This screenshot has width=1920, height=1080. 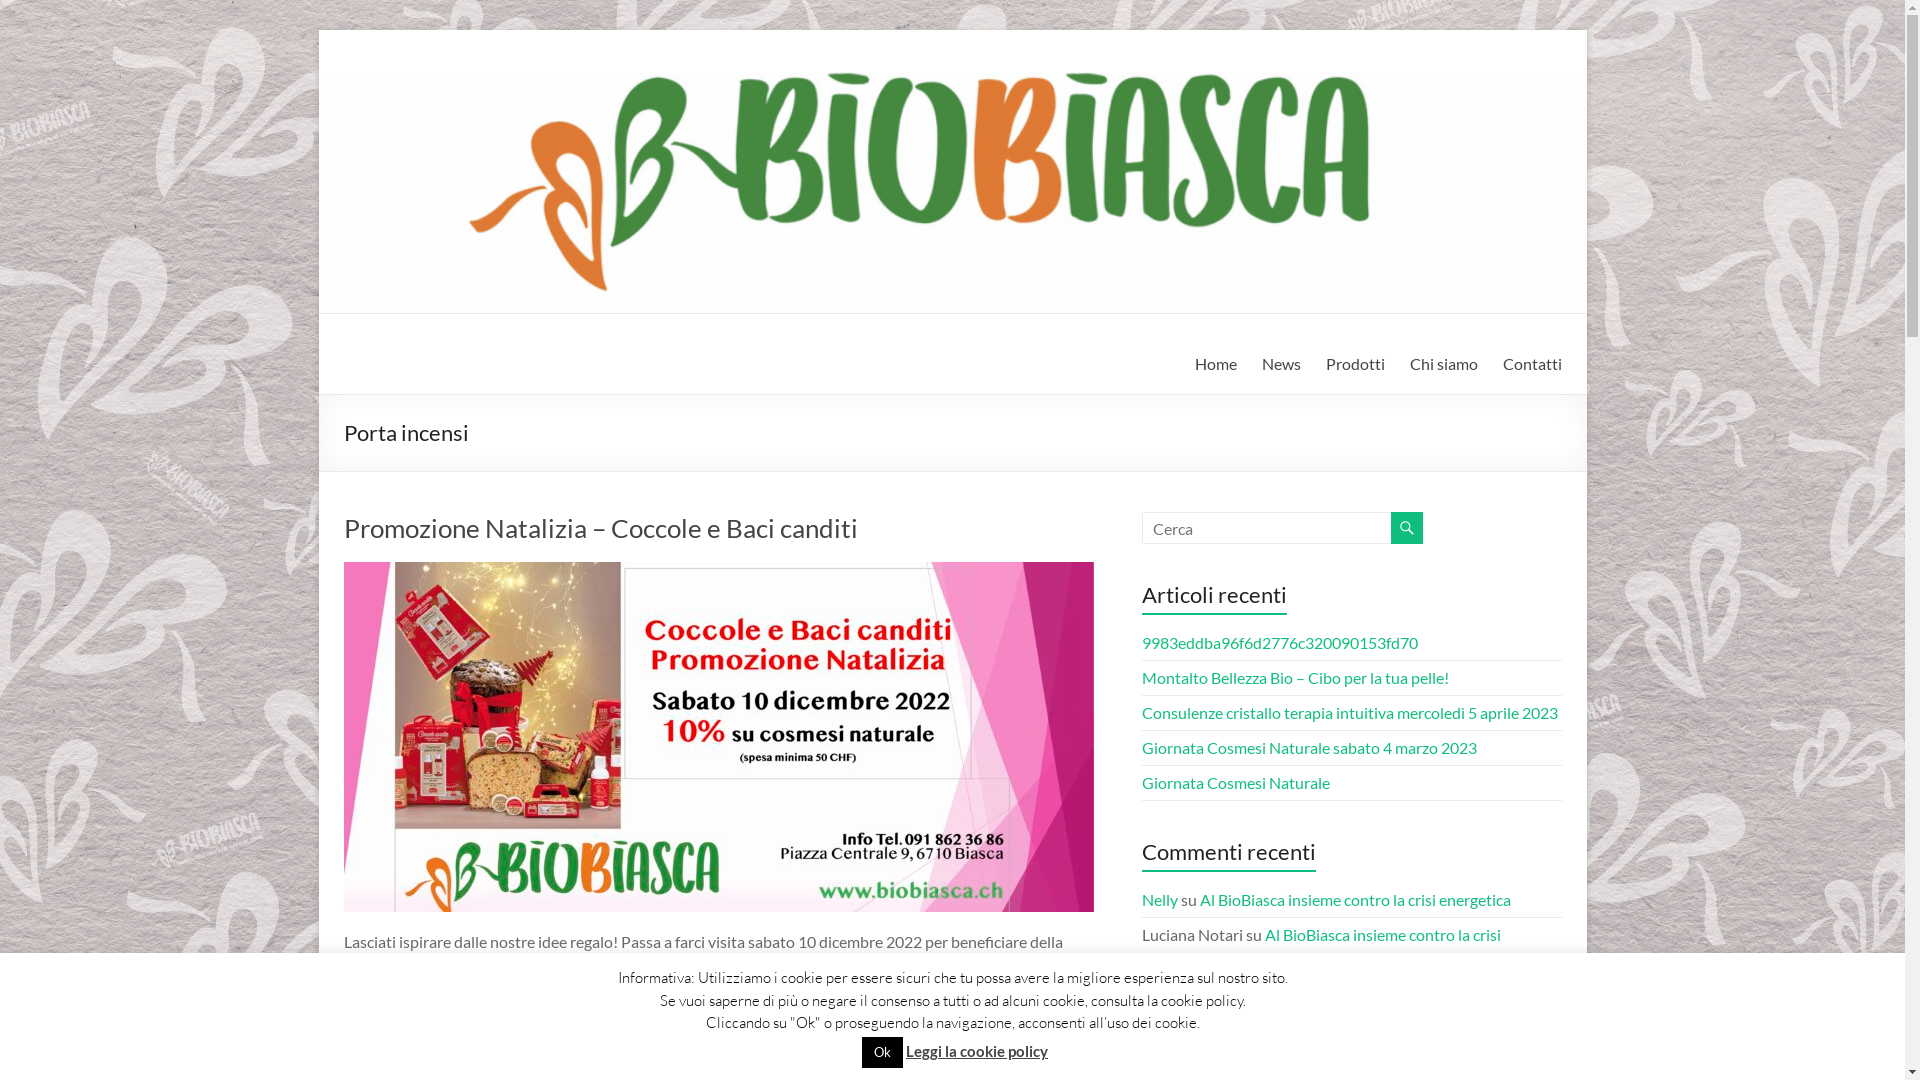 I want to click on 'Home', so click(x=1213, y=363).